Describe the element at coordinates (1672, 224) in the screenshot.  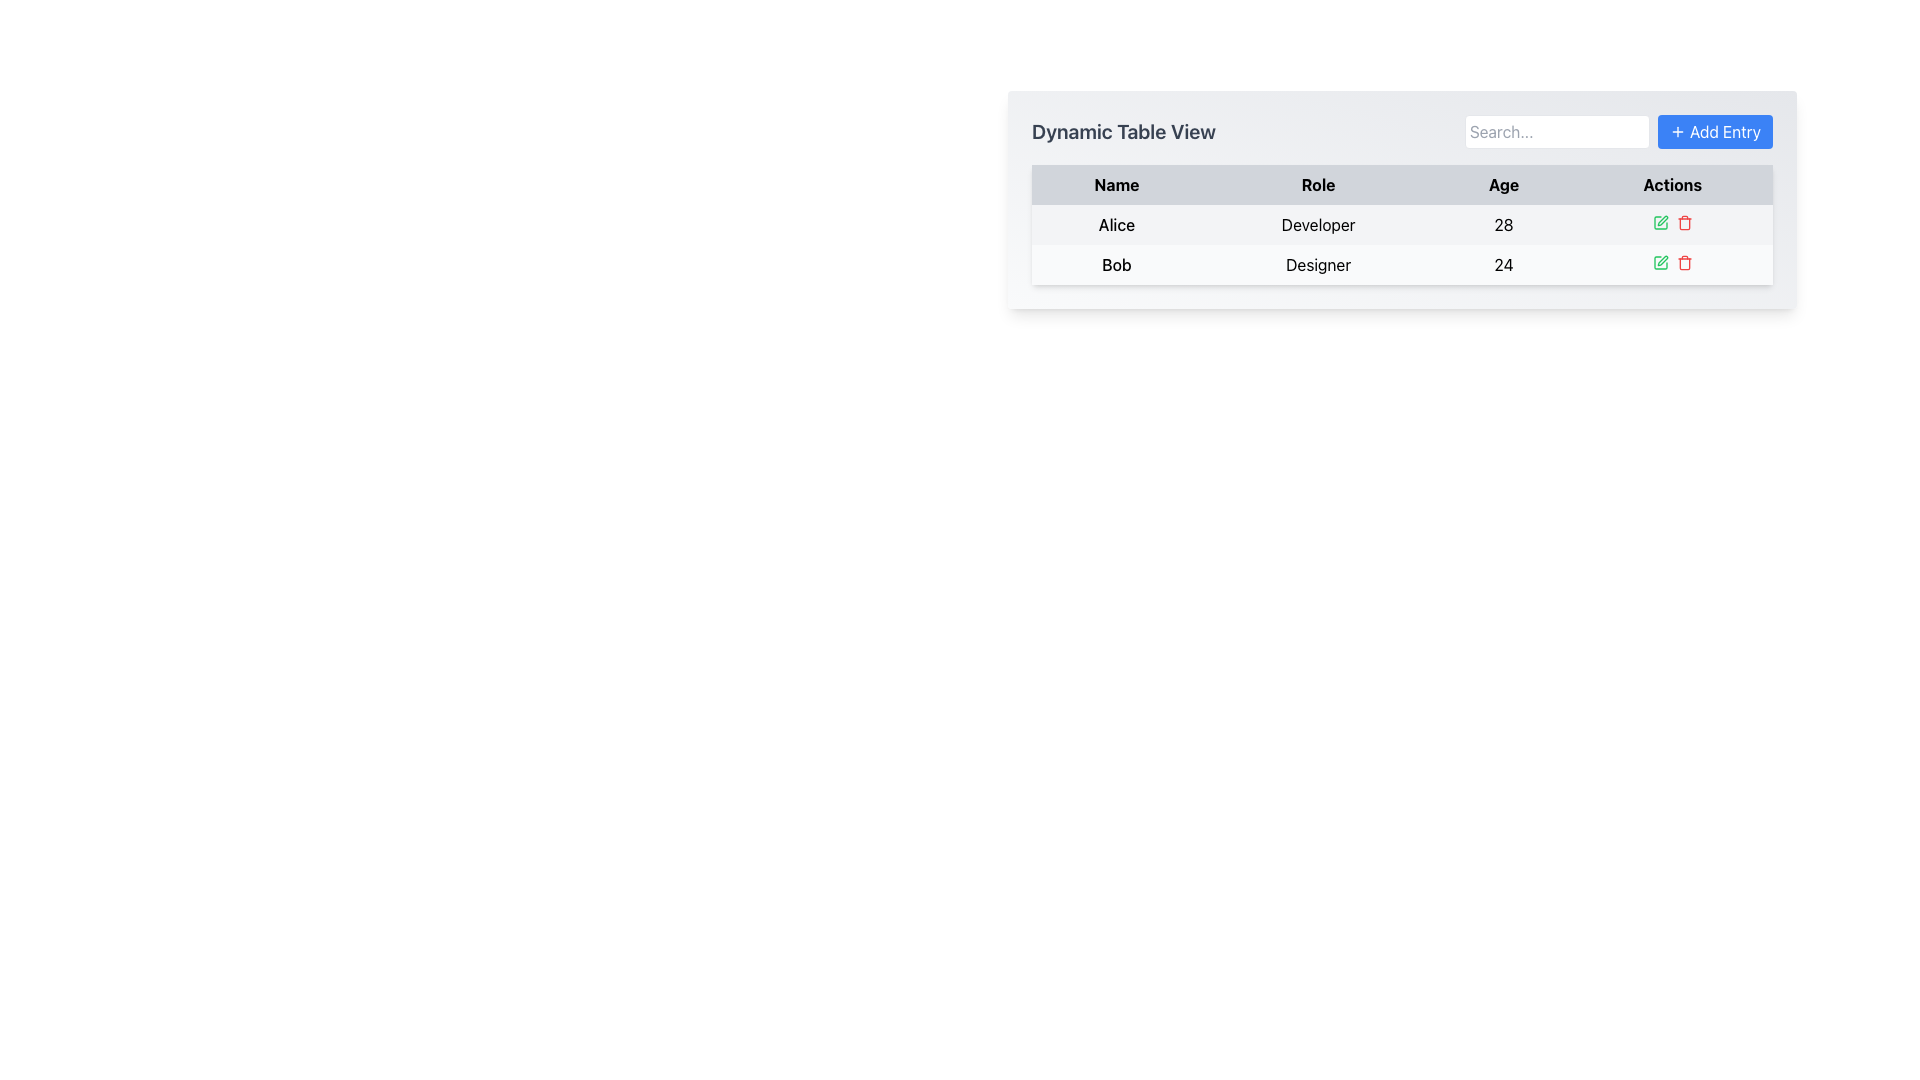
I see `the action interface in the 'Actions' column for the row of 'Alice', the 'Developer' aged '28'` at that location.